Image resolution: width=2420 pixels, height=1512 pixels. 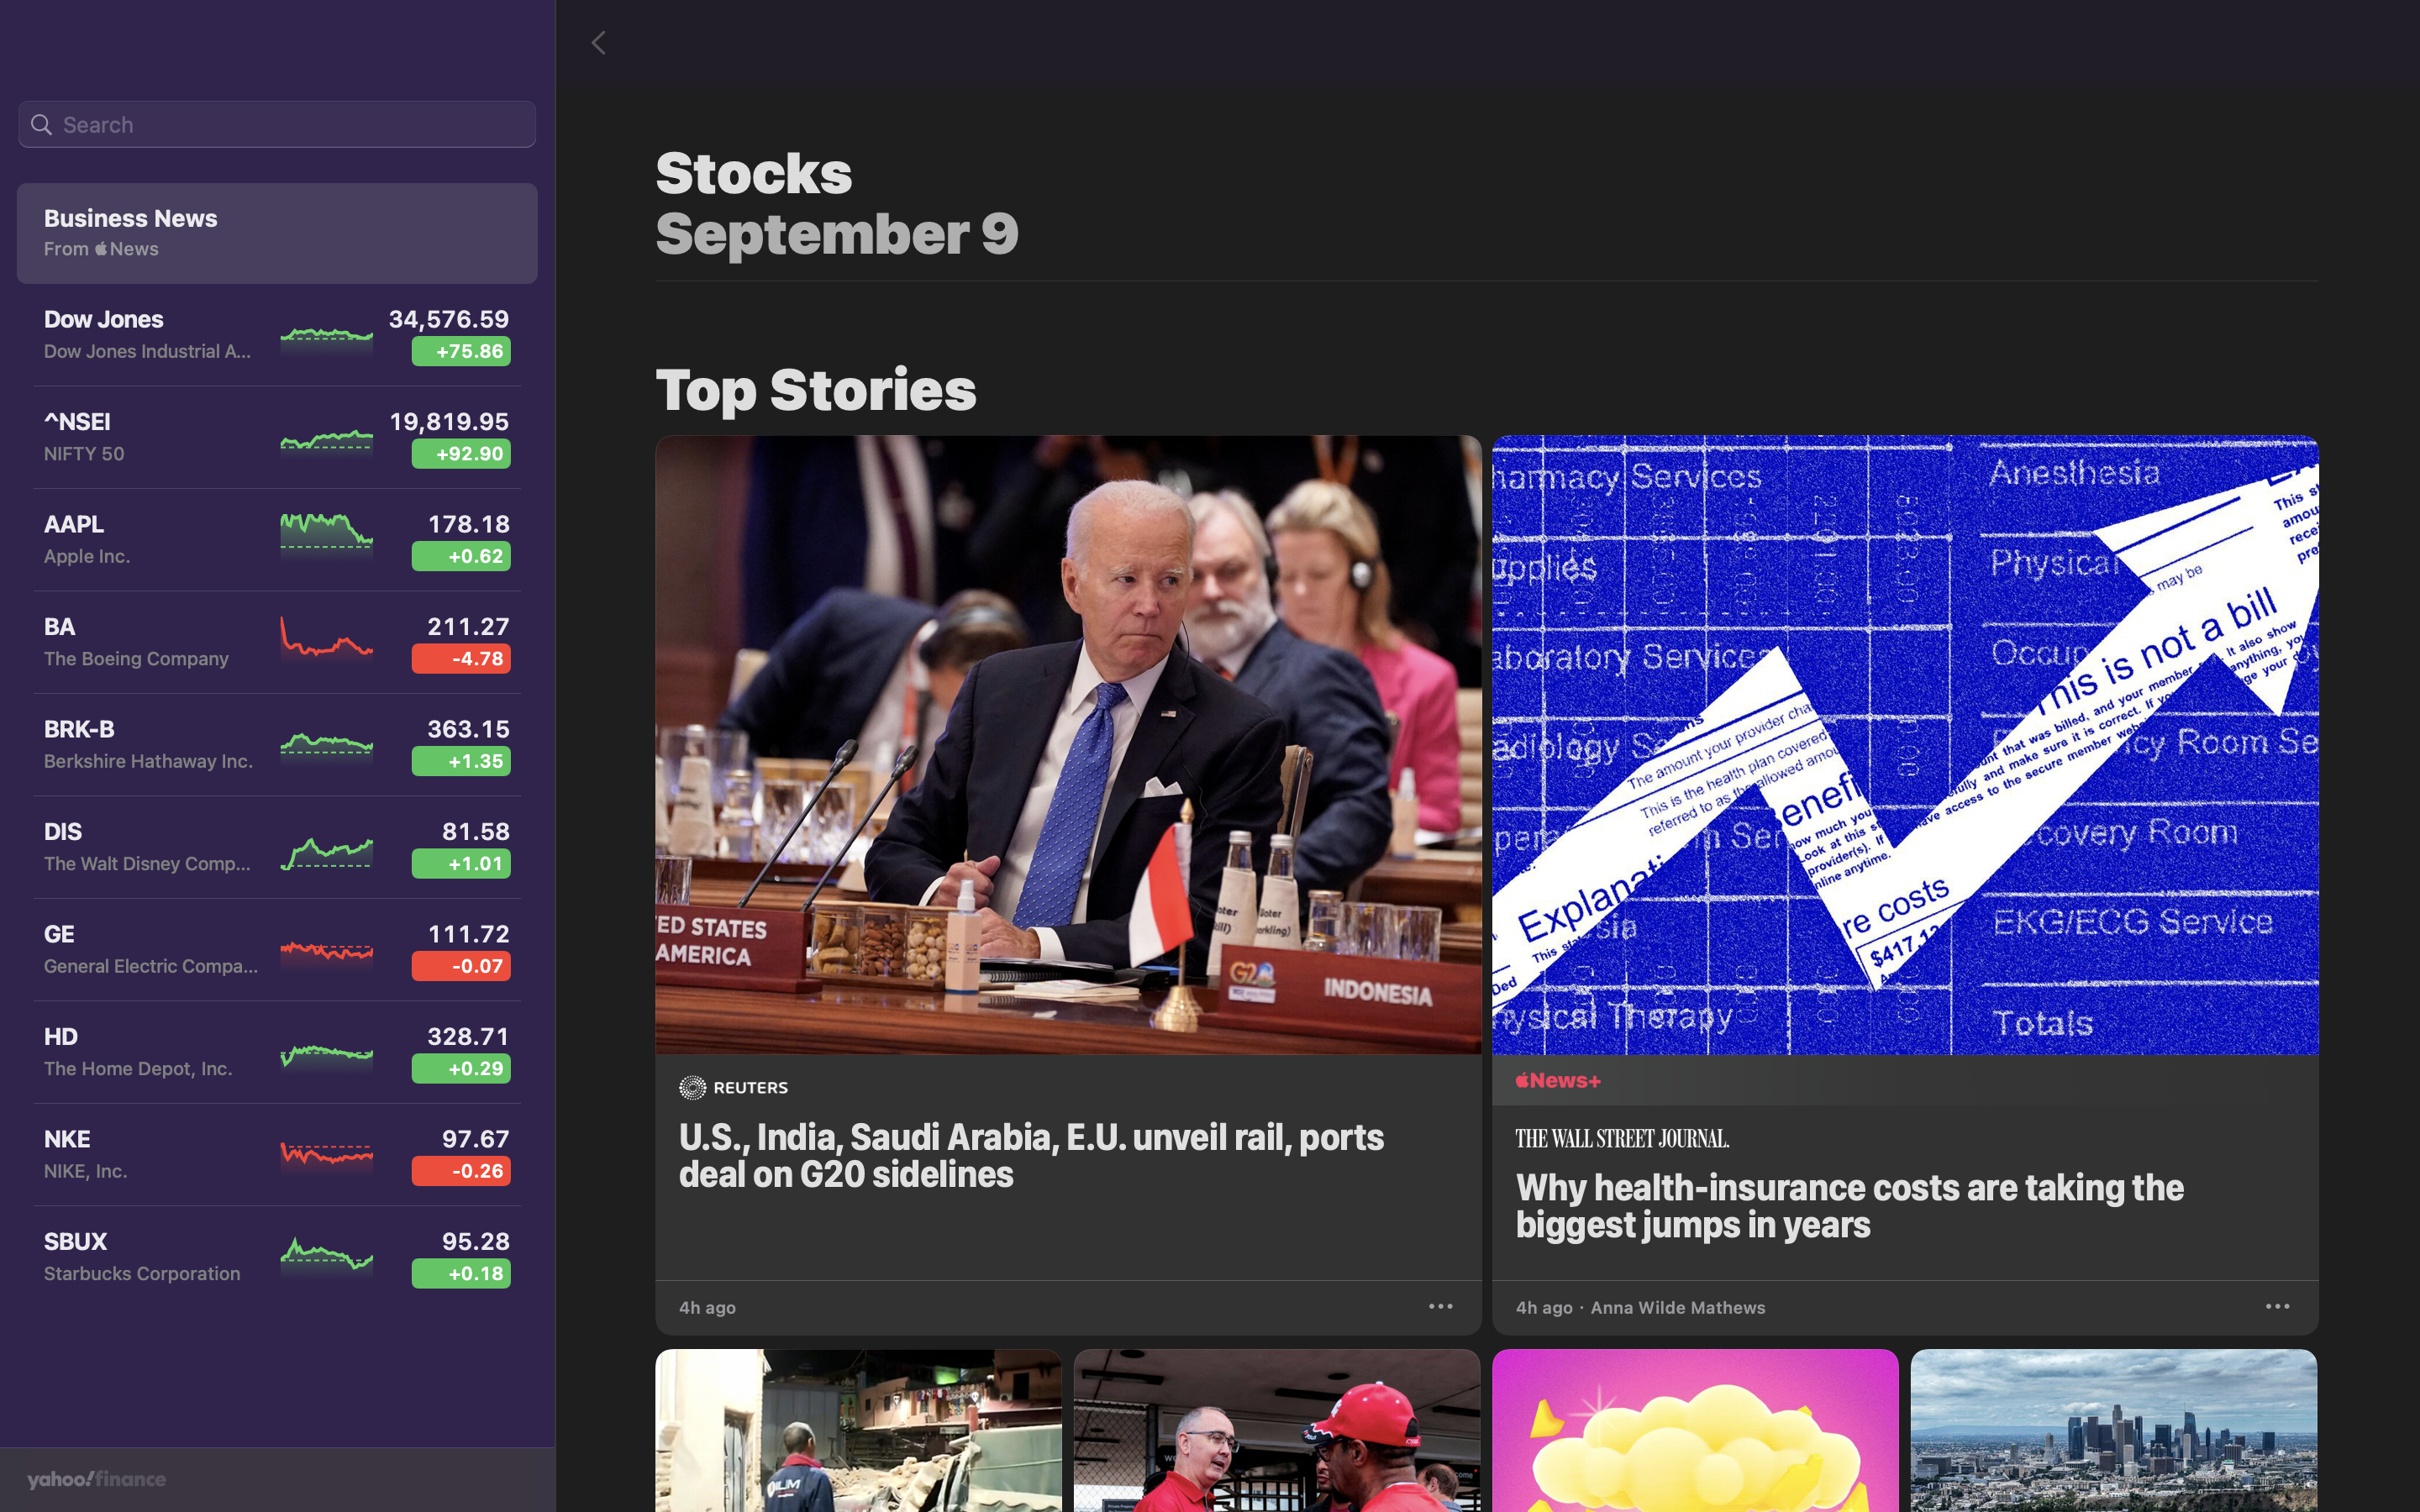 What do you see at coordinates (2275, 1305) in the screenshot?
I see `Store the recent health insurance article` at bounding box center [2275, 1305].